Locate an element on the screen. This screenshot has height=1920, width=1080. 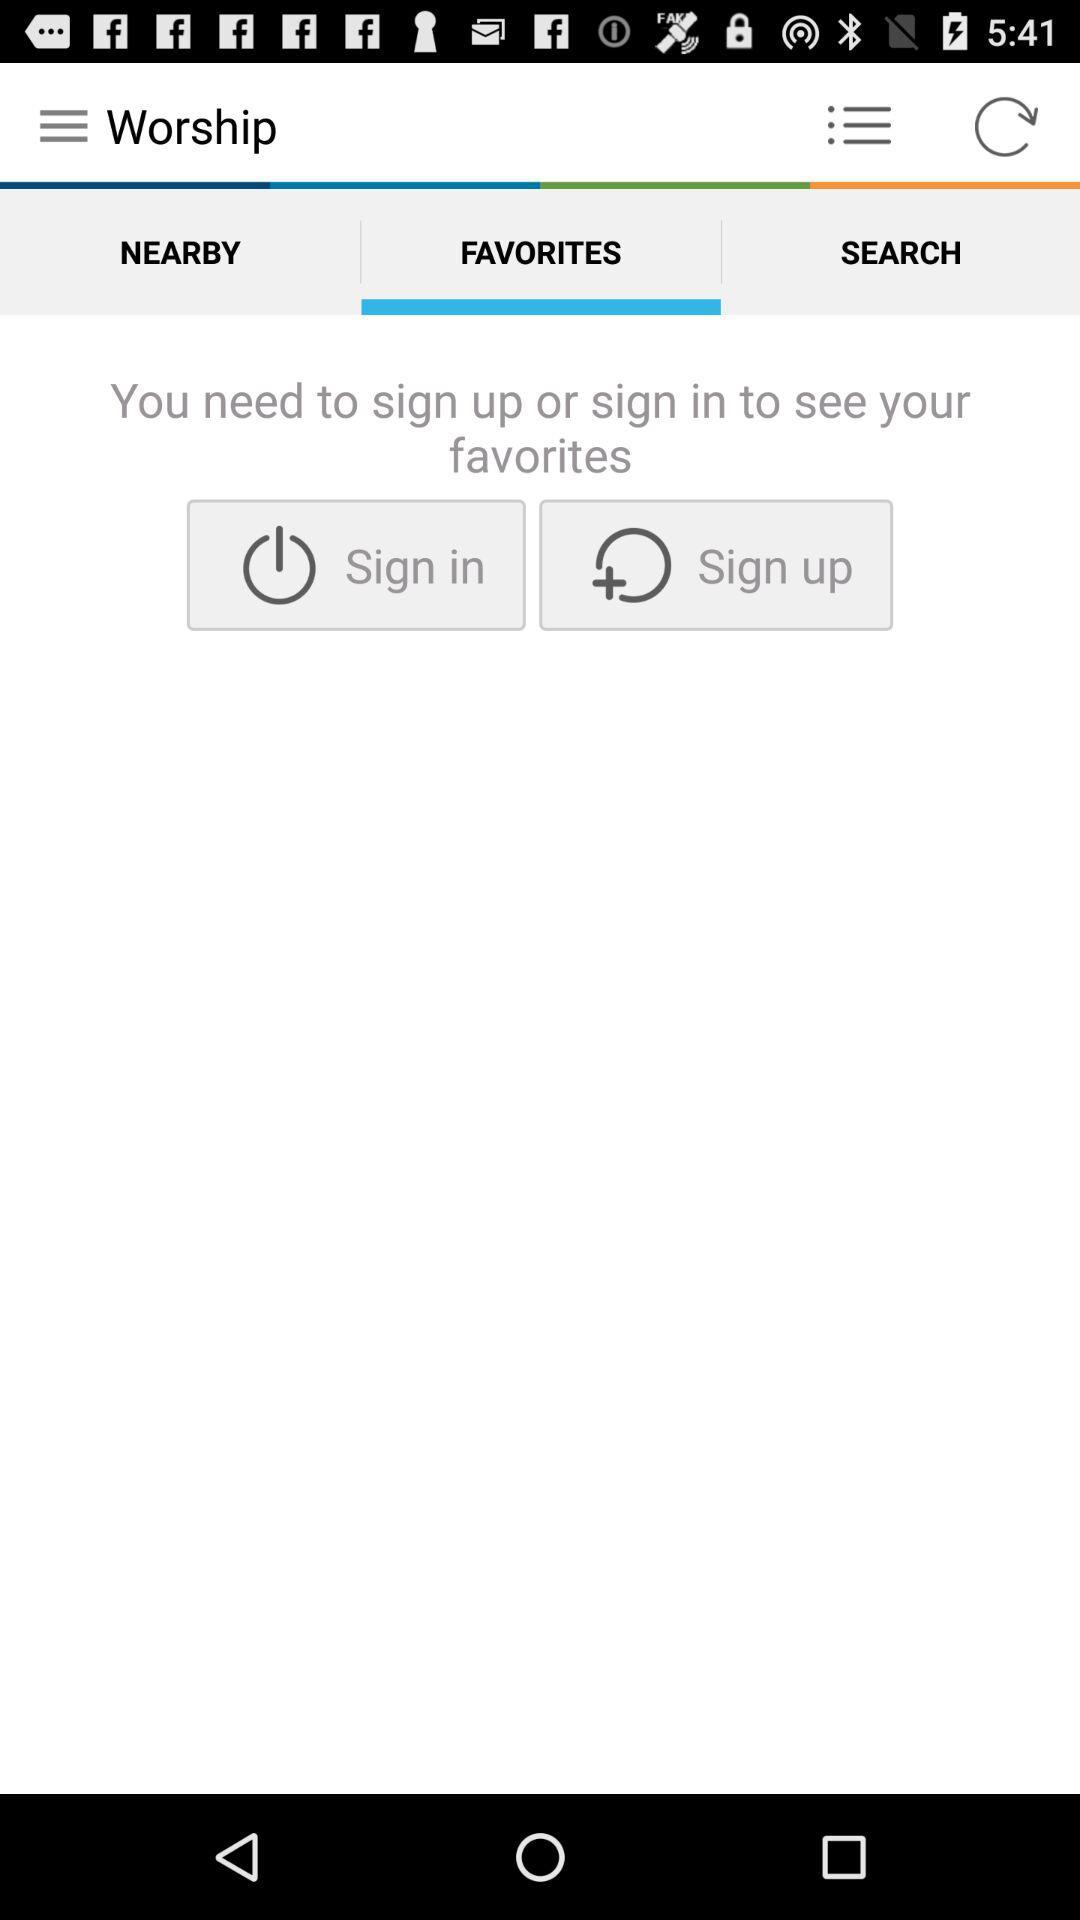
item above search app is located at coordinates (1006, 124).